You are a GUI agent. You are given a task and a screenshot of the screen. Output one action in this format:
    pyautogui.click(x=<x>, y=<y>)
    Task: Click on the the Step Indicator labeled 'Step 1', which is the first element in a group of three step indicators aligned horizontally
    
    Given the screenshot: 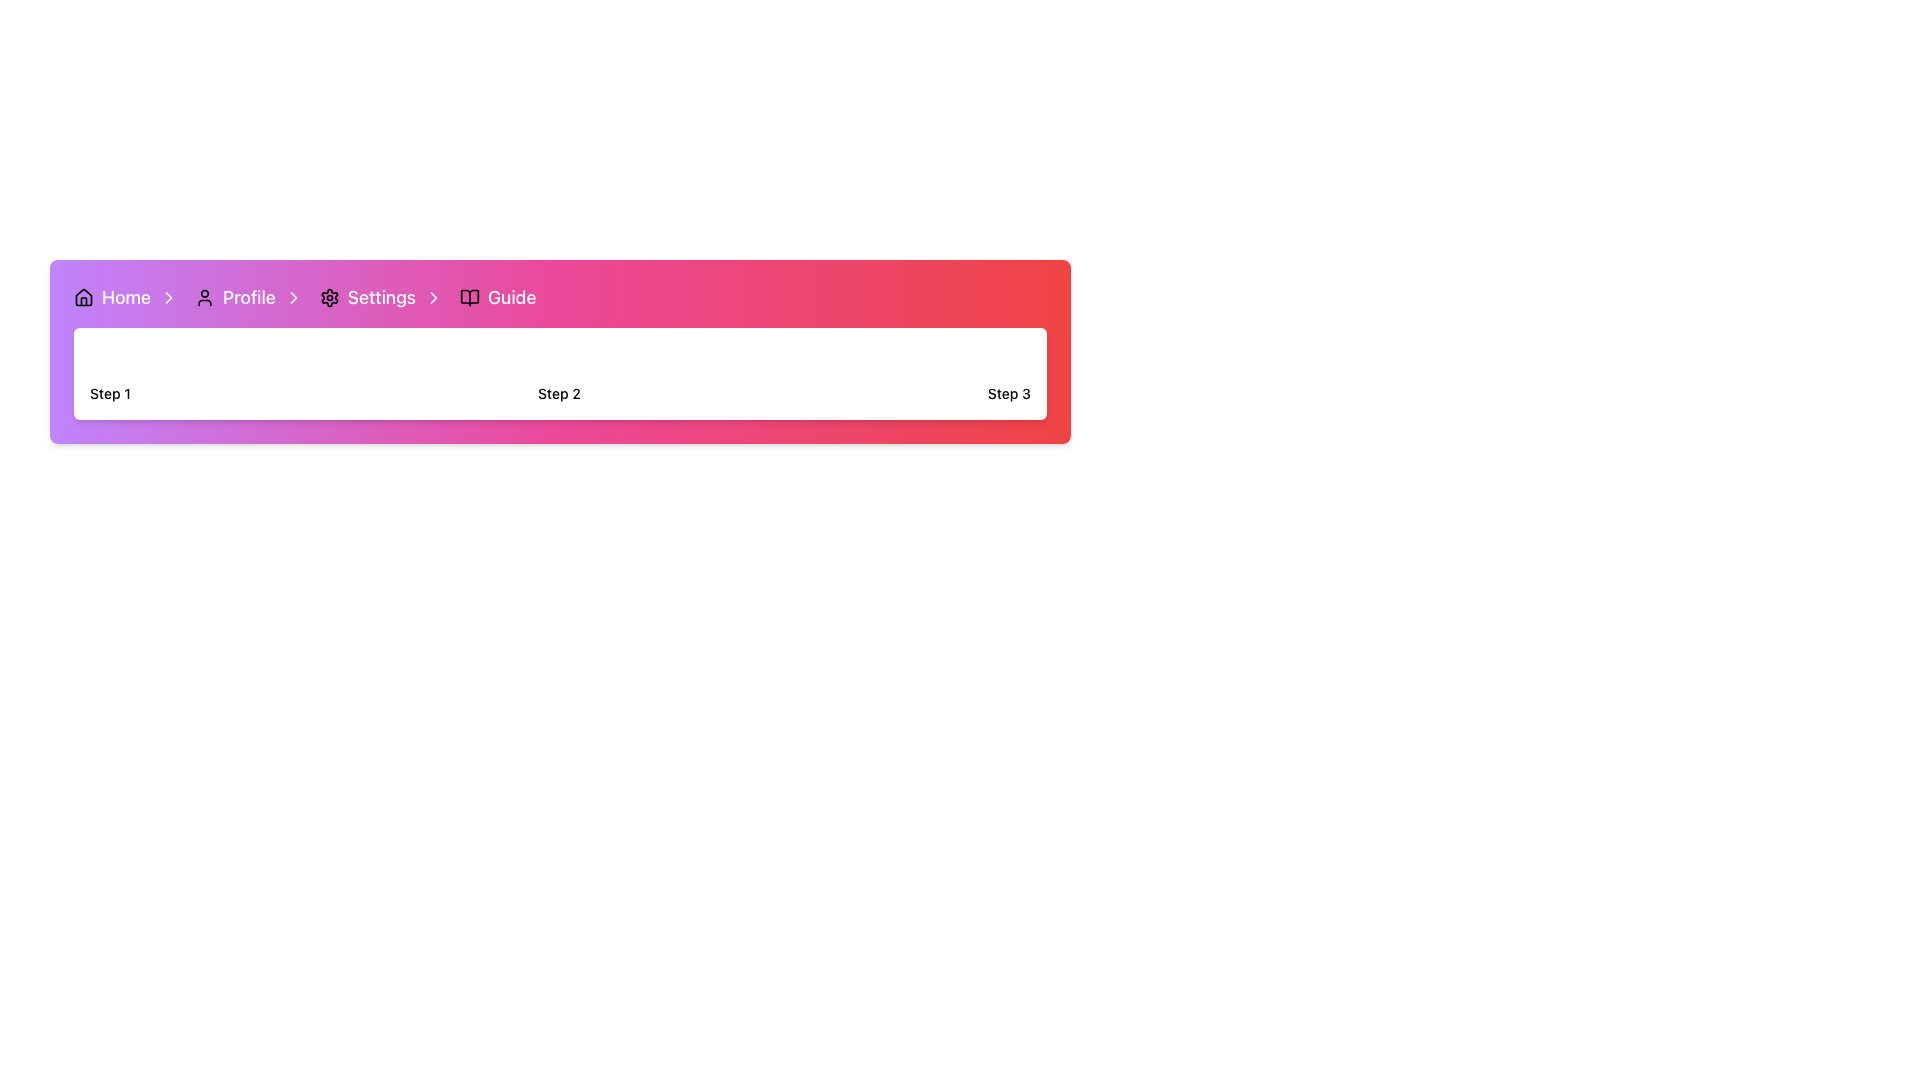 What is the action you would take?
    pyautogui.click(x=109, y=374)
    